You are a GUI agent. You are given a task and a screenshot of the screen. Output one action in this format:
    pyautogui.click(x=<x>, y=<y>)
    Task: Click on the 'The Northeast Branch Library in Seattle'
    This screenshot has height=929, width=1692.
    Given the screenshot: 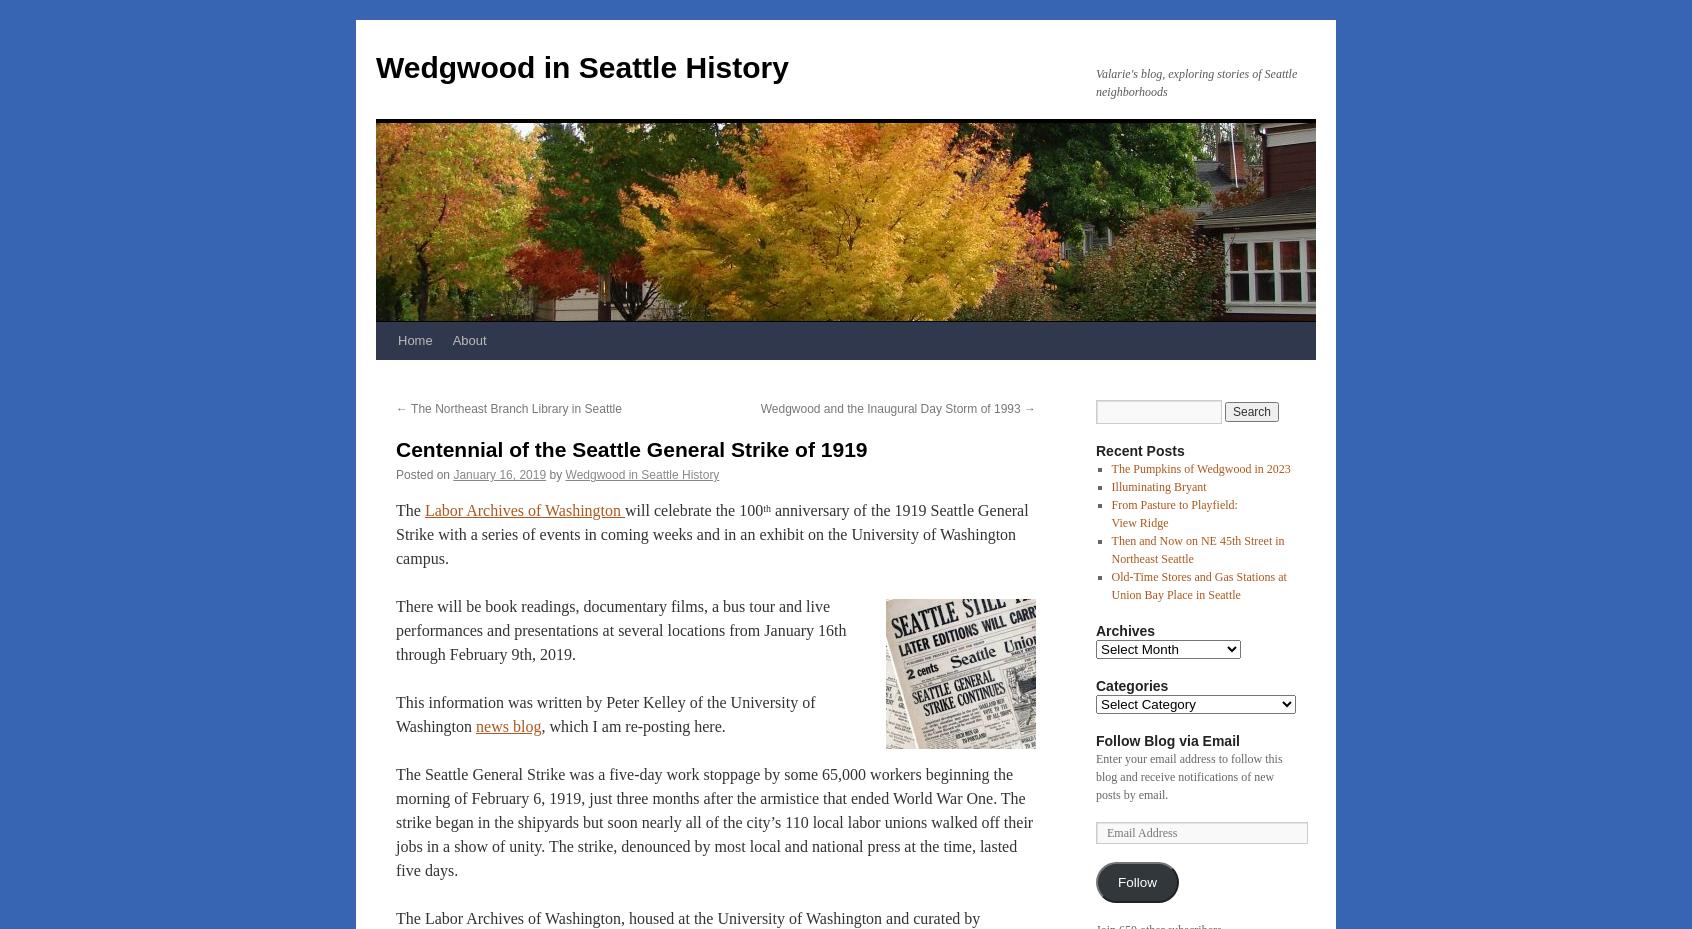 What is the action you would take?
    pyautogui.click(x=514, y=408)
    